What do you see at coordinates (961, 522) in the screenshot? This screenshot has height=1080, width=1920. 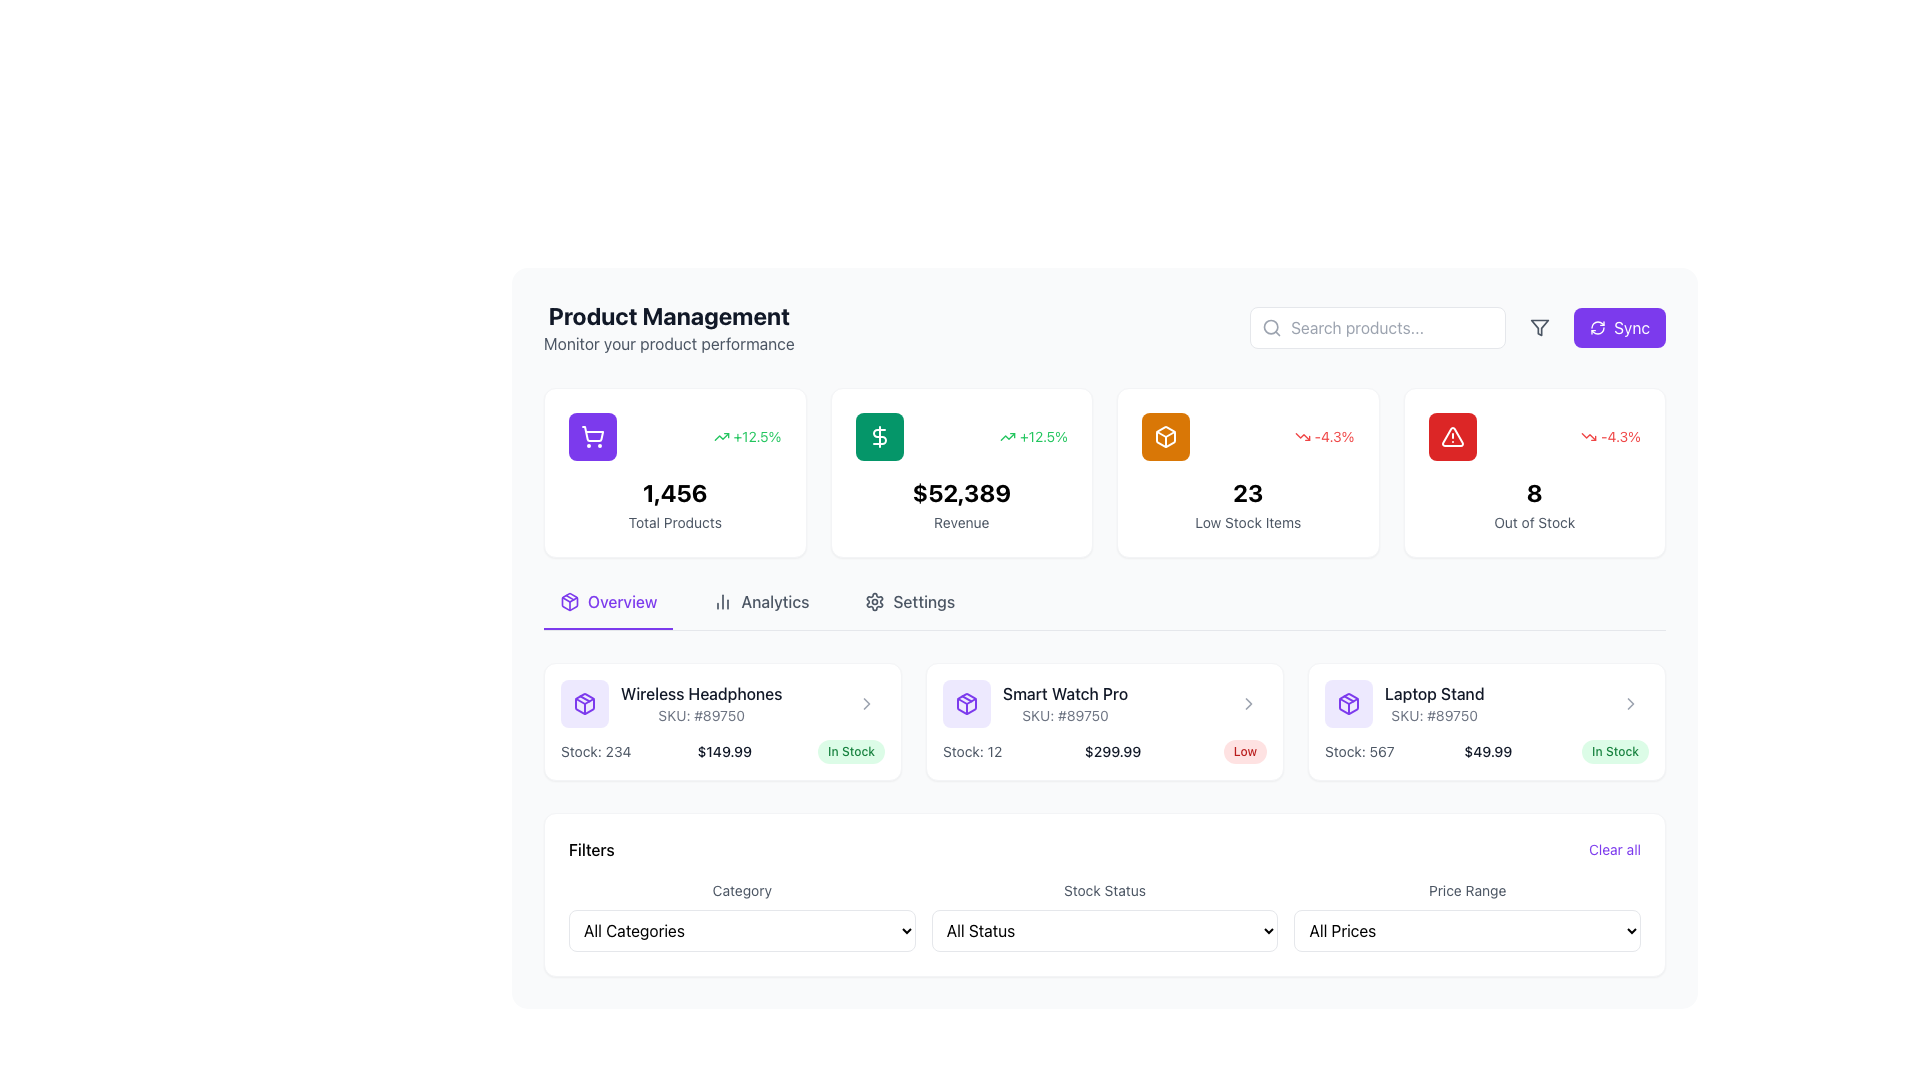 I see `text label indicating the meaning of the revenue value '$52,389', which is located underneath it in the dashboard's second card from the left` at bounding box center [961, 522].